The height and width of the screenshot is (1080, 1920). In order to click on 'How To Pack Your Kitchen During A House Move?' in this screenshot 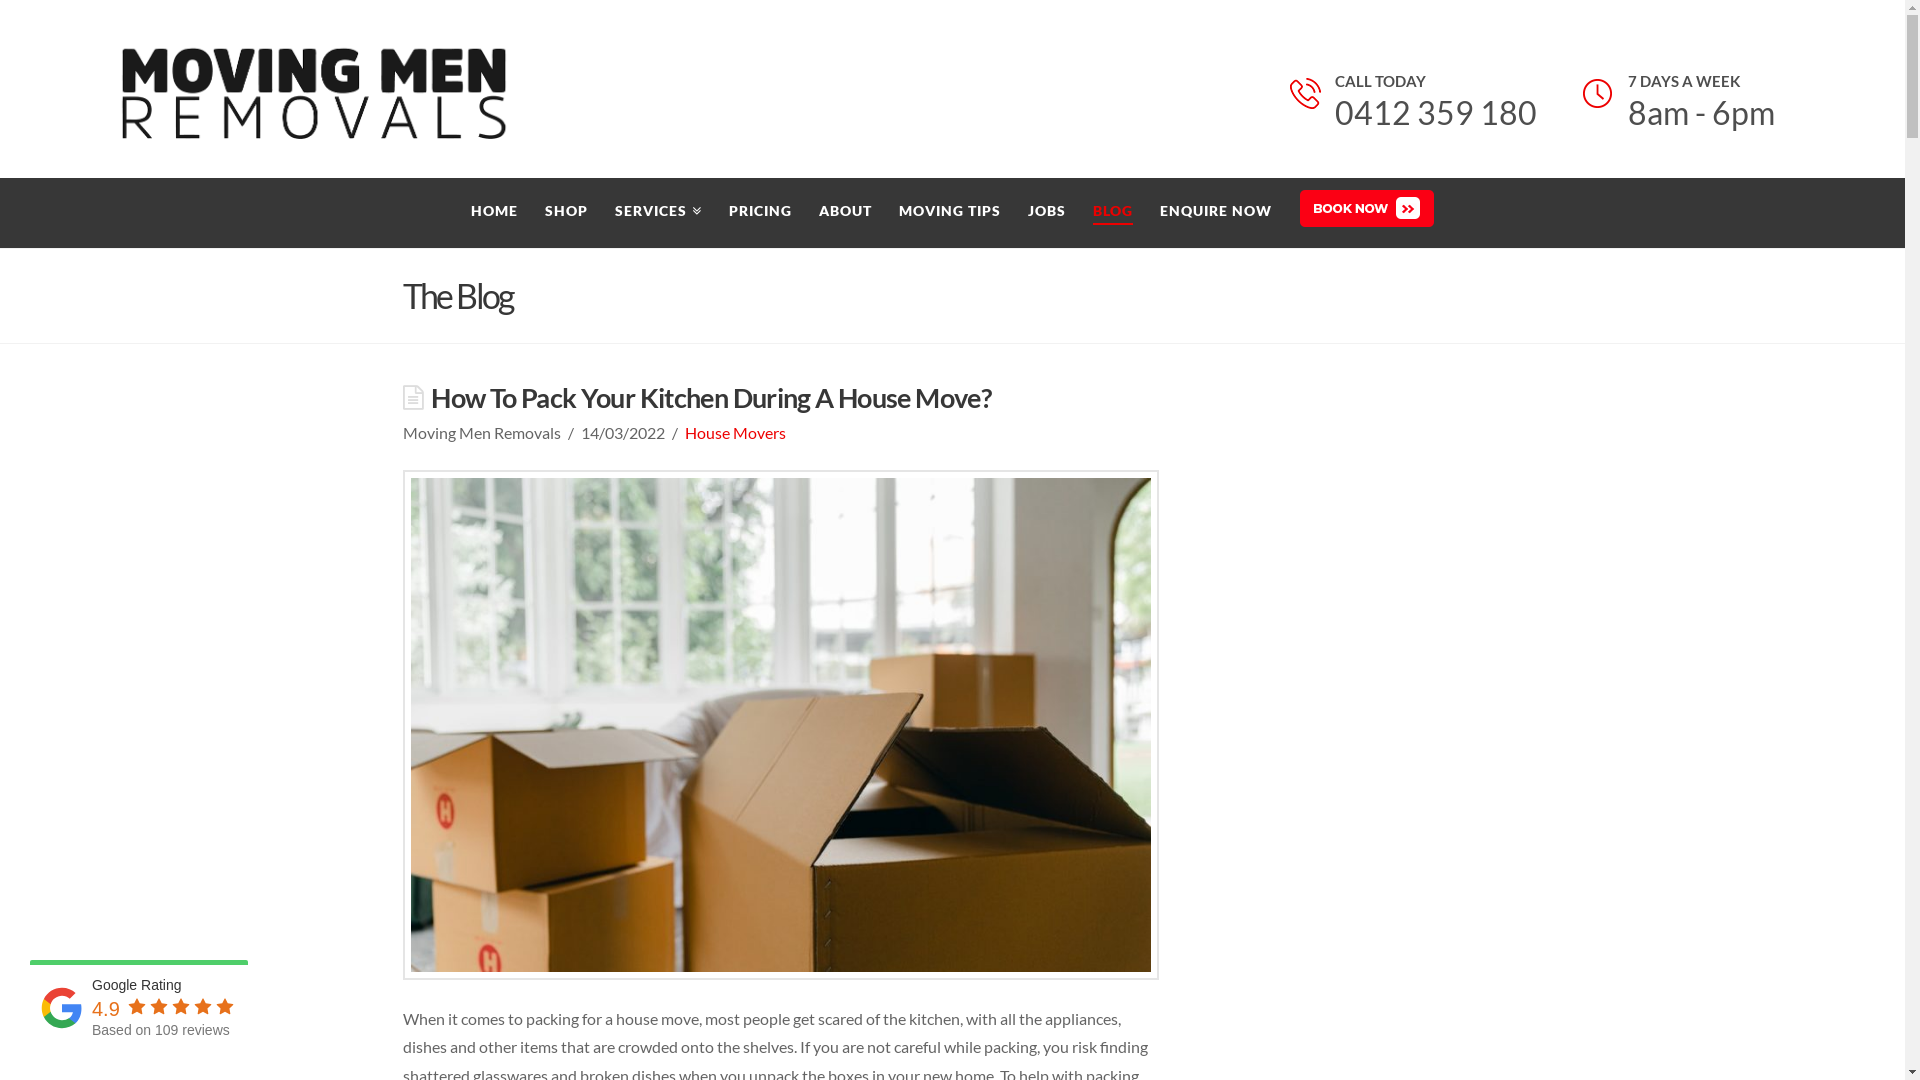, I will do `click(710, 397)`.